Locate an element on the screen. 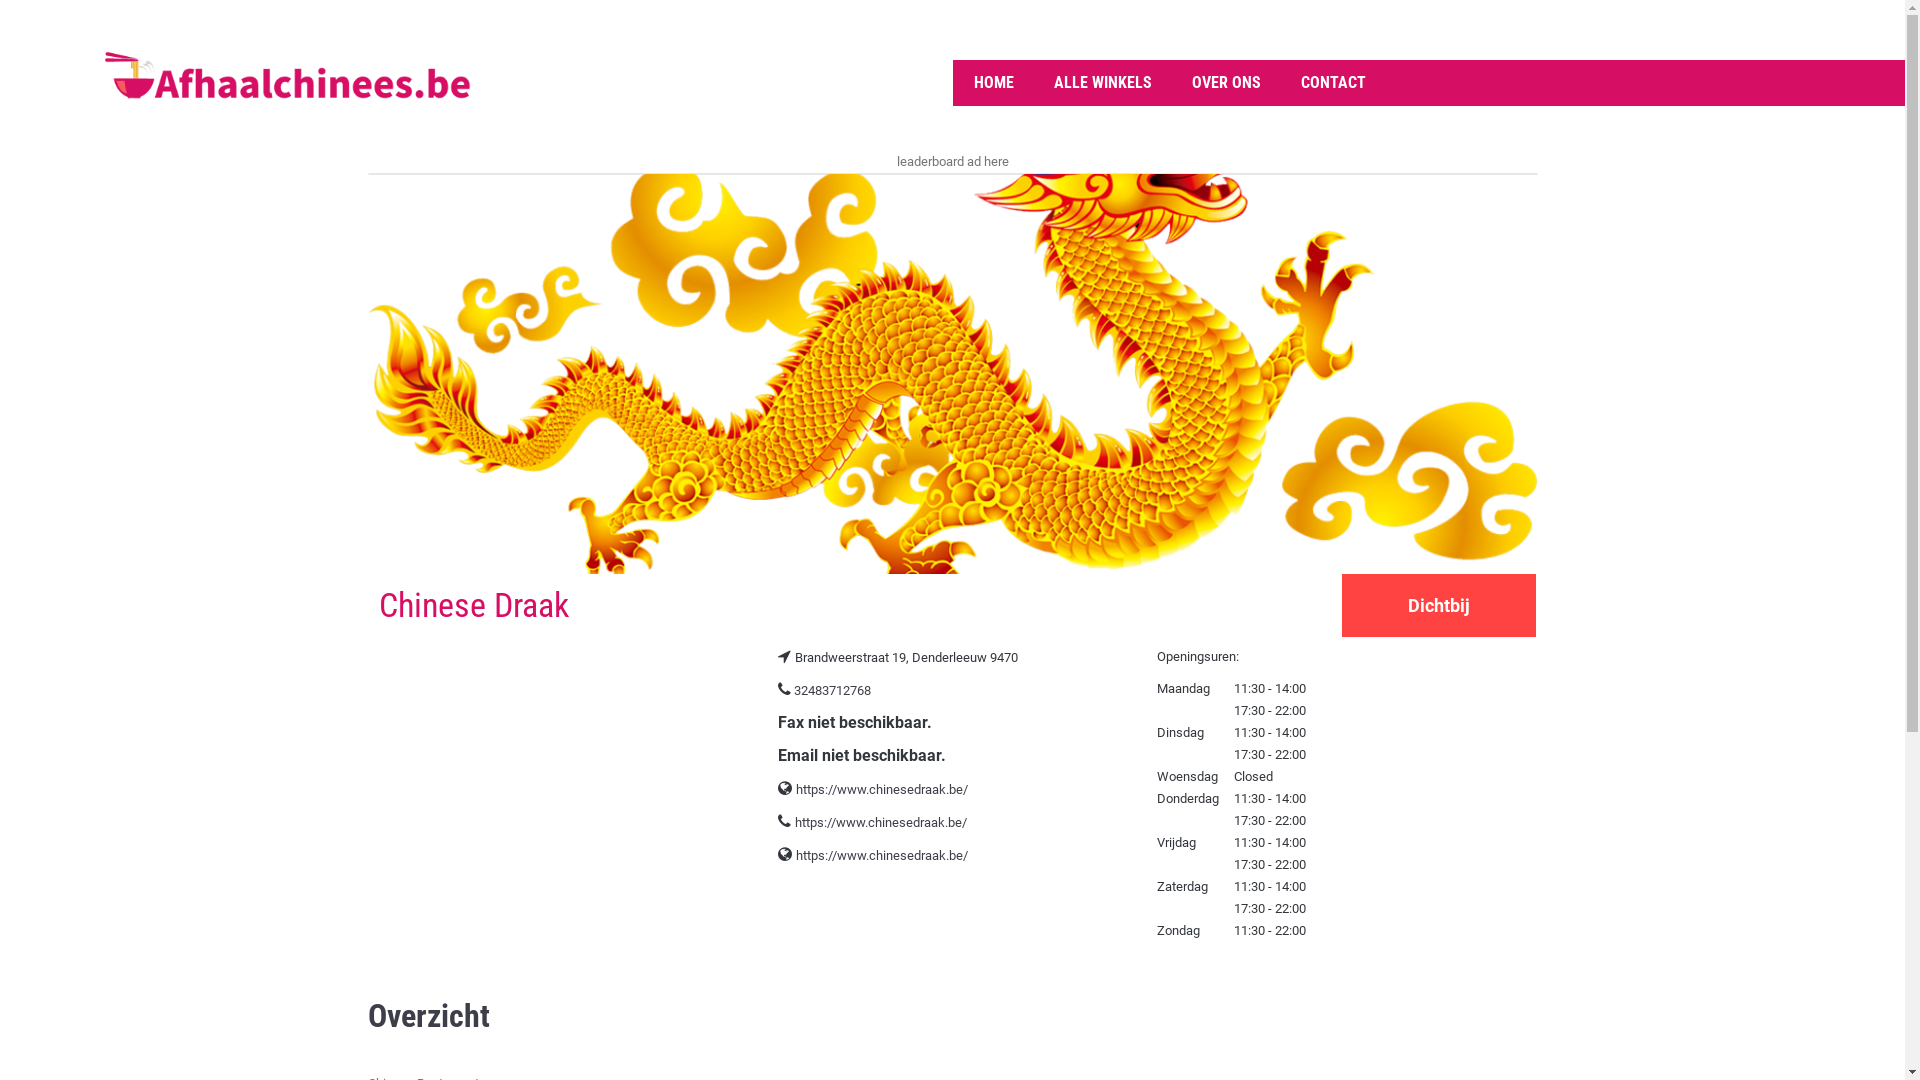 The image size is (1920, 1080). 'CONTACT' is located at coordinates (1332, 82).